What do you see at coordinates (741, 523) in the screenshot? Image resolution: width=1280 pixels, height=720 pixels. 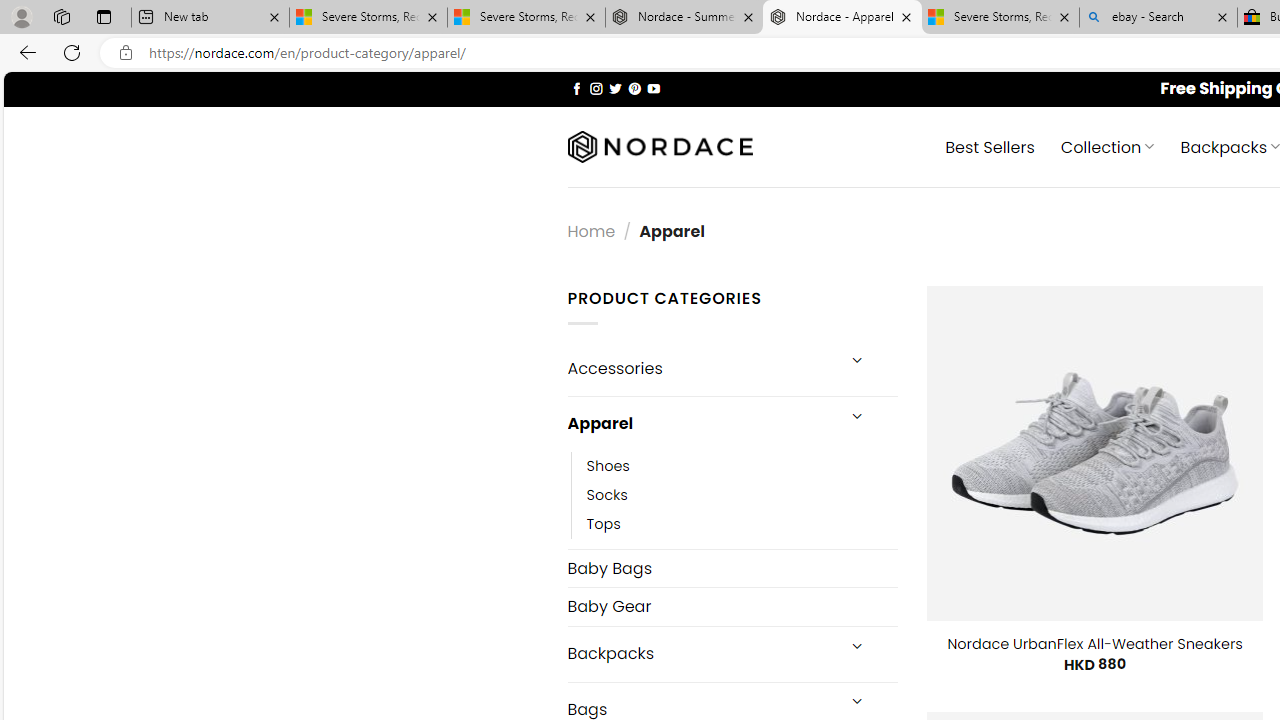 I see `'Tops'` at bounding box center [741, 523].